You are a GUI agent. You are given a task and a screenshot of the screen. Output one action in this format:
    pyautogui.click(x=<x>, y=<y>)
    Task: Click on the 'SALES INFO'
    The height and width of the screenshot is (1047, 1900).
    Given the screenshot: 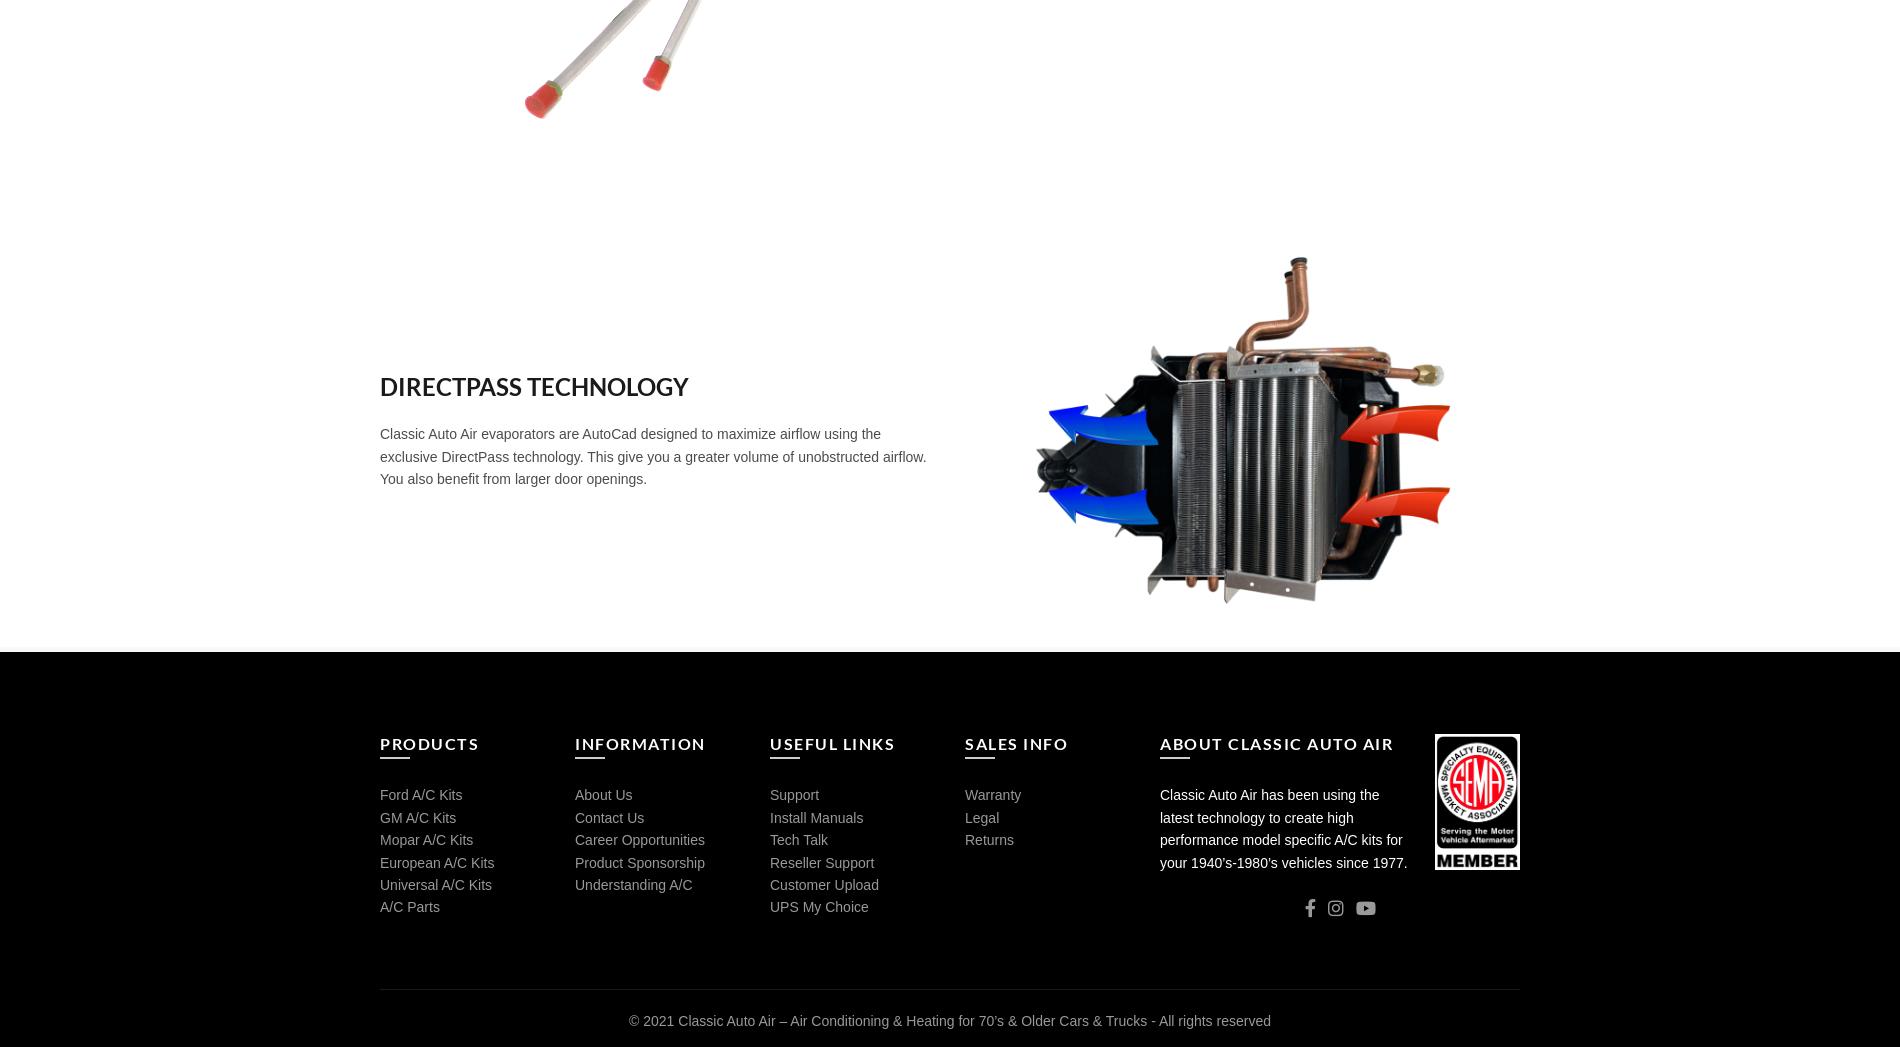 What is the action you would take?
    pyautogui.click(x=1016, y=743)
    